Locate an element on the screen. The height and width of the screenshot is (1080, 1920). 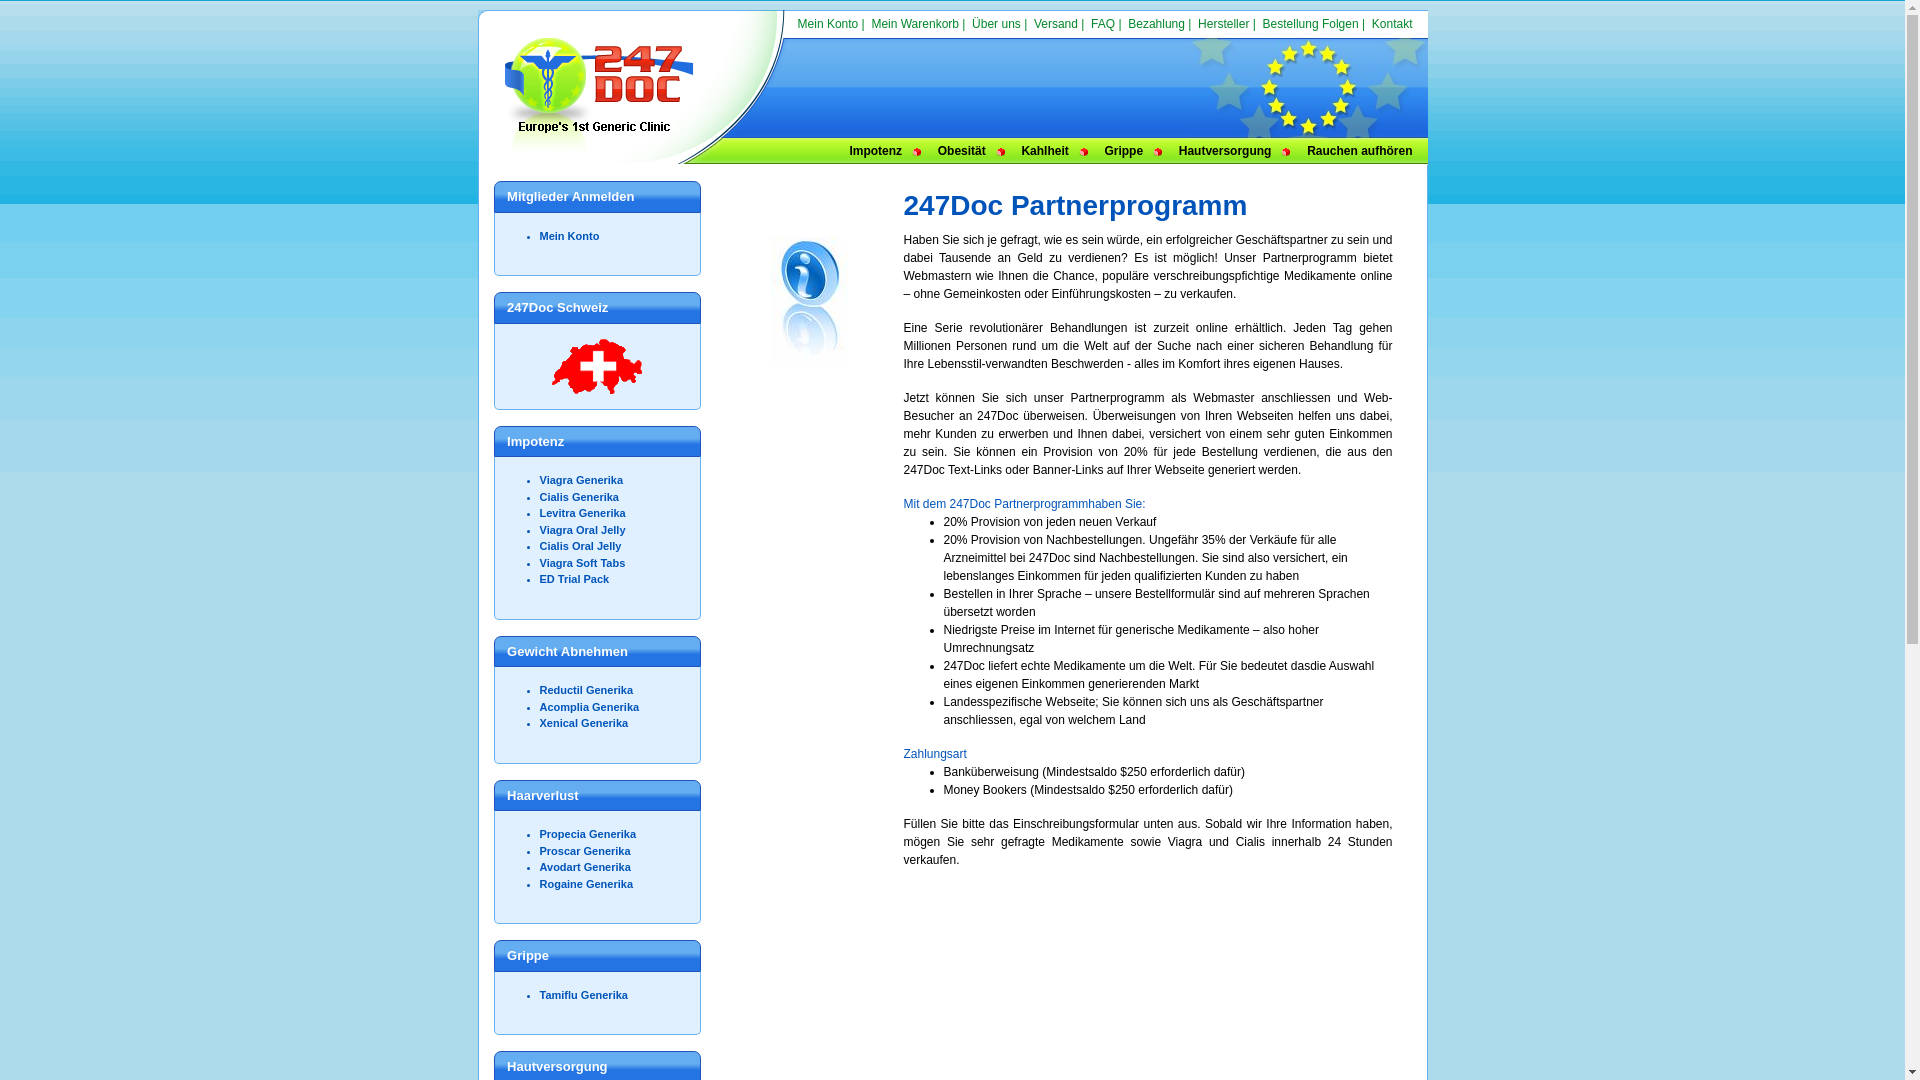
'Cialis Oral Jelly' is located at coordinates (579, 546).